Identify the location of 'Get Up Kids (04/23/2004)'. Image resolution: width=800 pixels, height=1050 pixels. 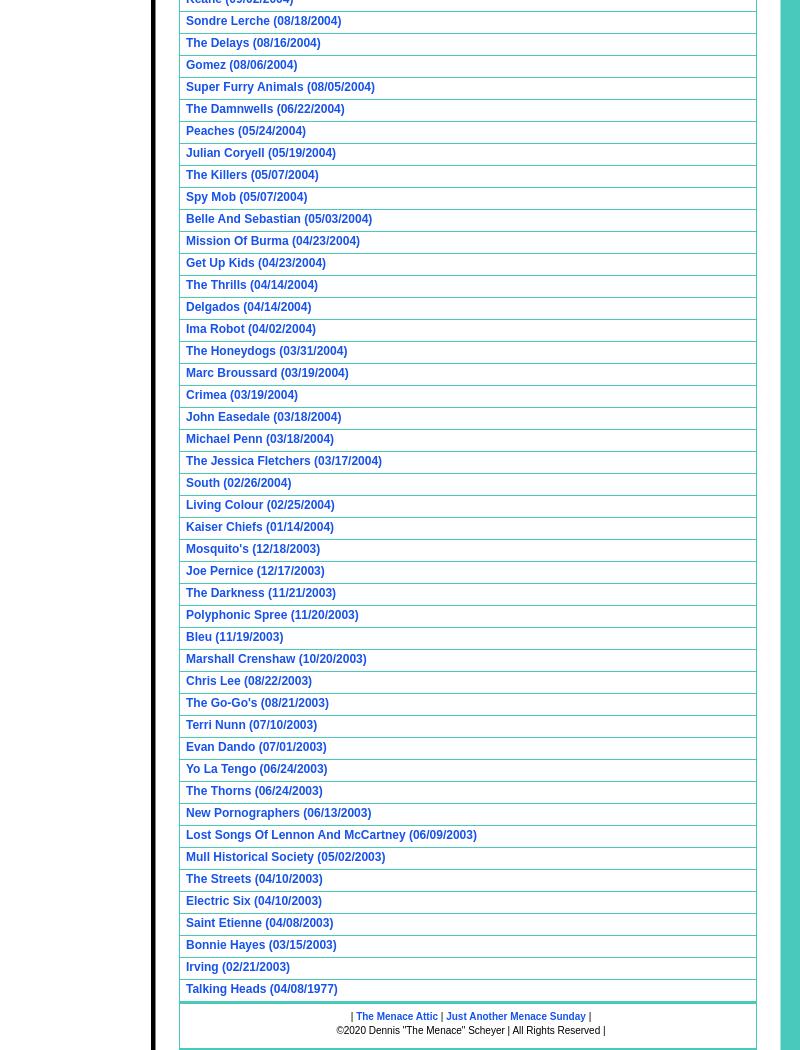
(255, 262).